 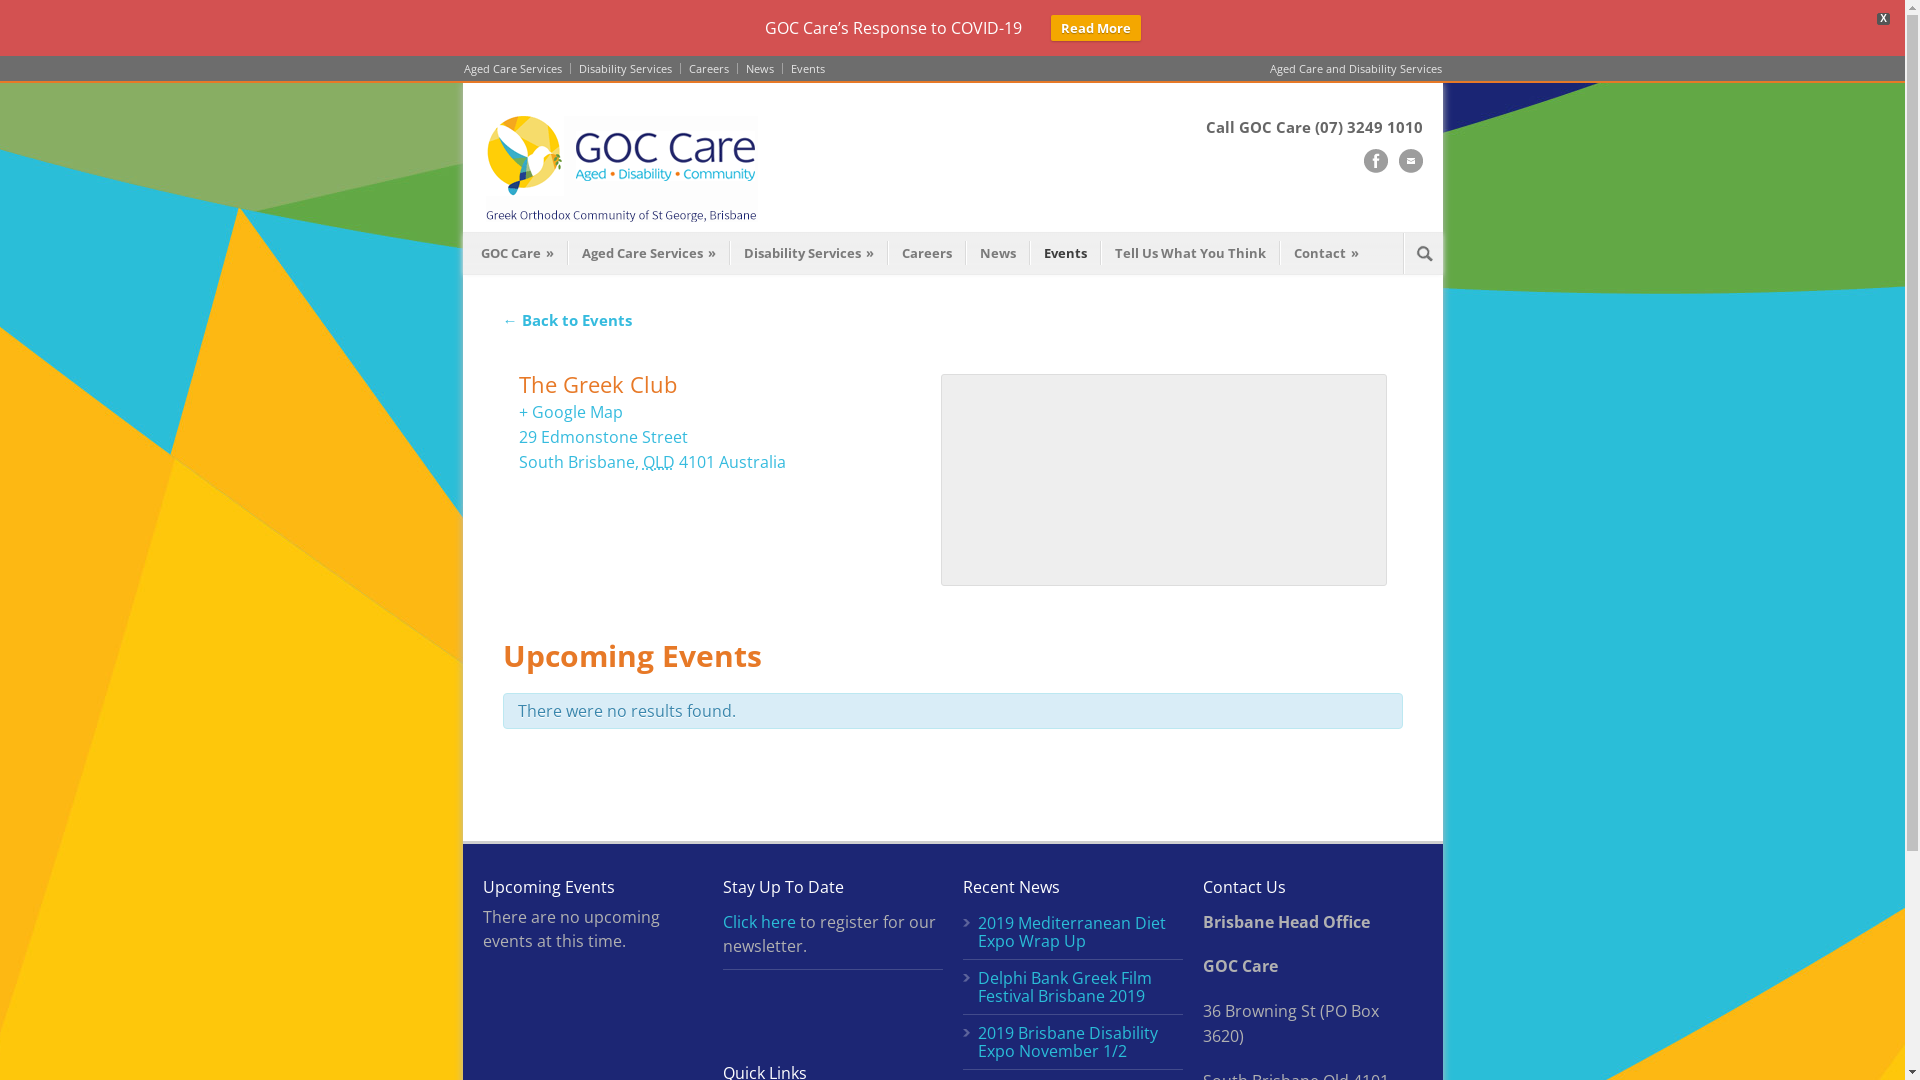 What do you see at coordinates (517, 67) in the screenshot?
I see `'Aged Care Services'` at bounding box center [517, 67].